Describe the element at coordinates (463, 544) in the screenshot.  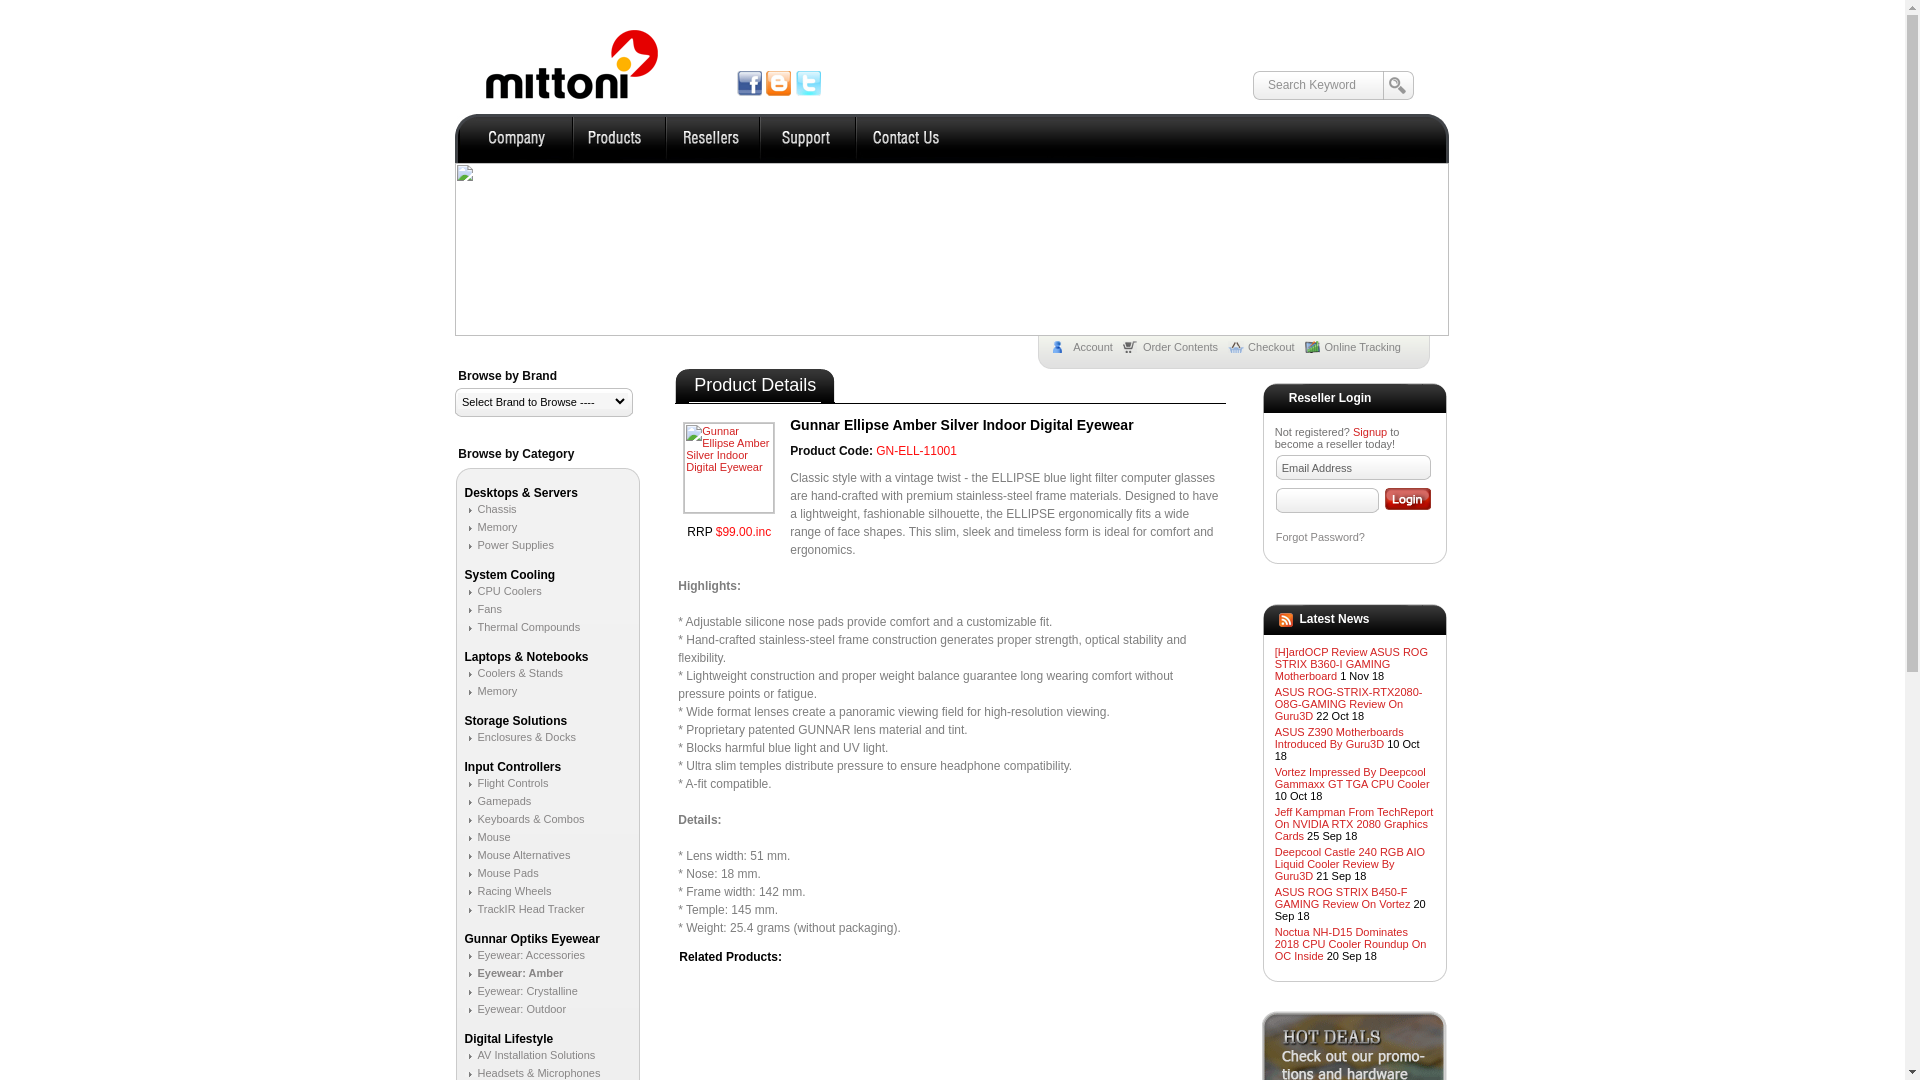
I see `'Power Supplies'` at that location.